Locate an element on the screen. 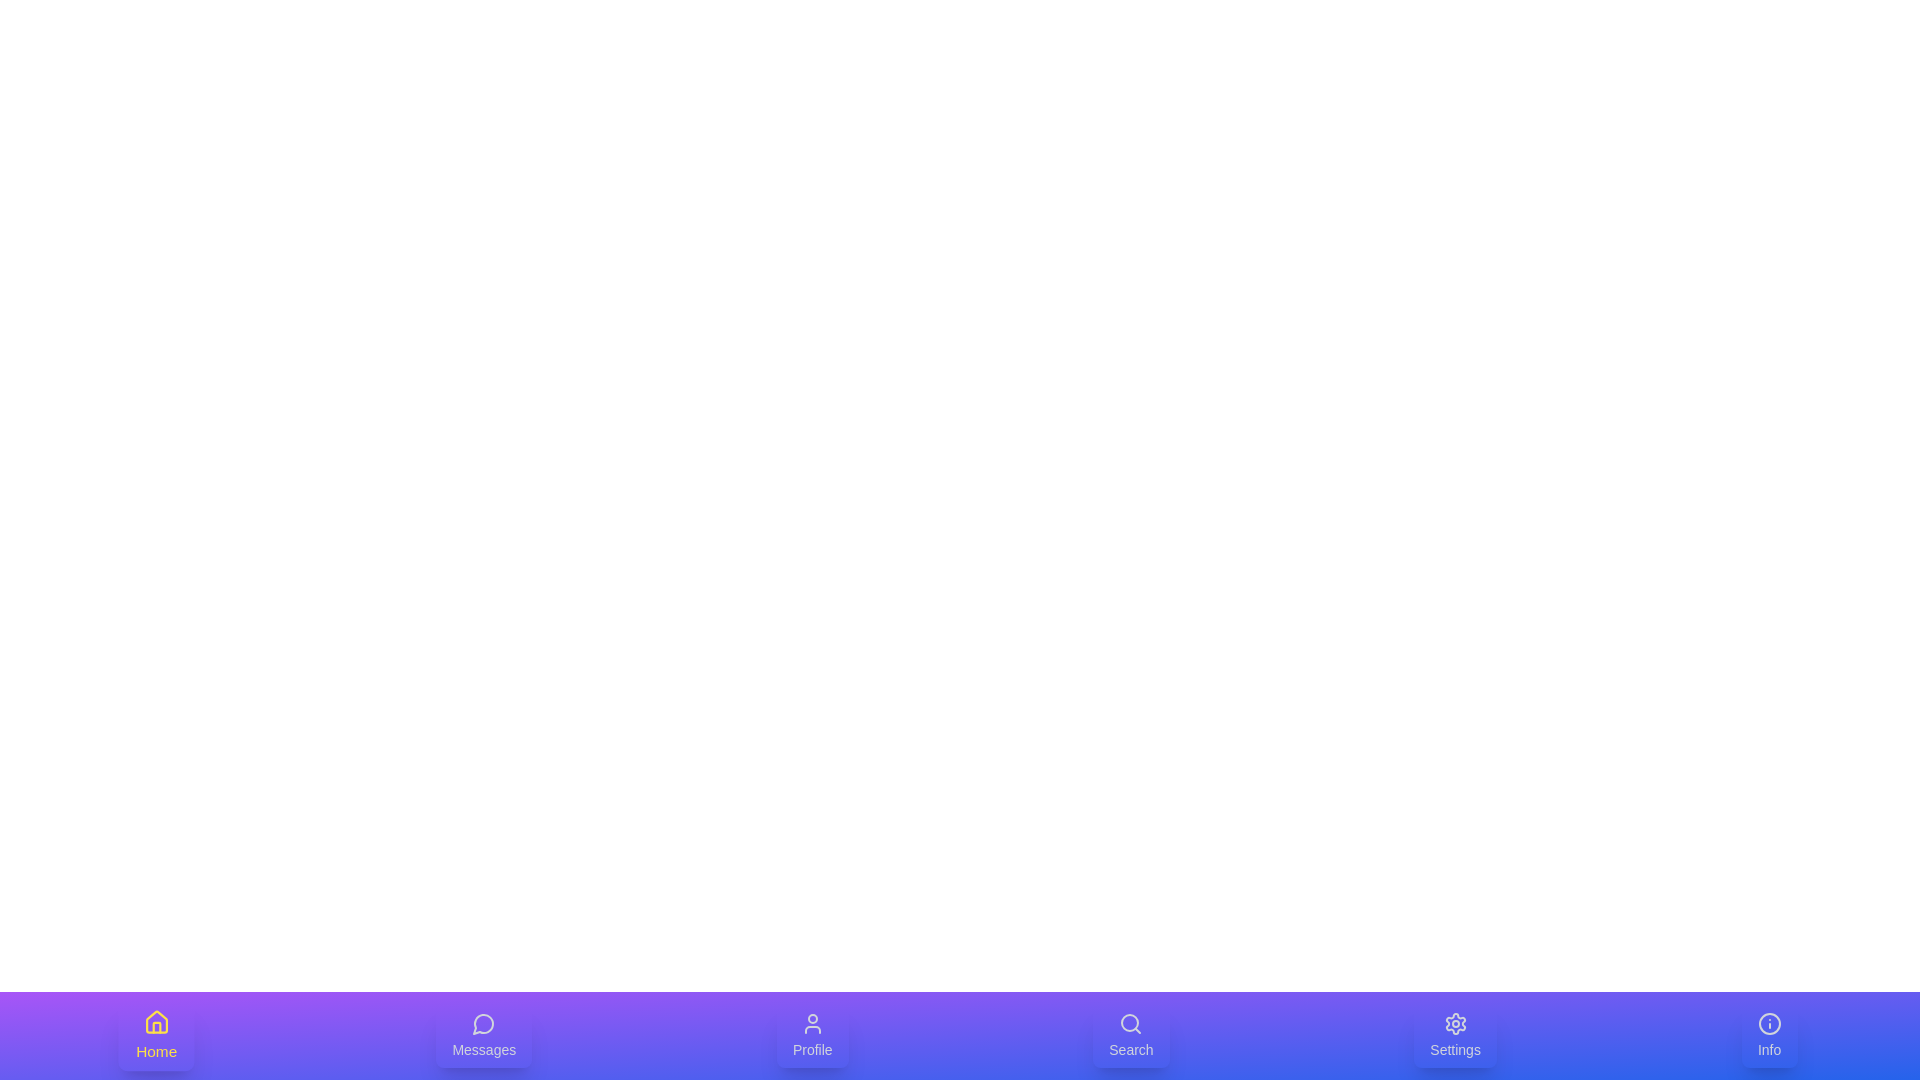 The height and width of the screenshot is (1080, 1920). the Profile tab to select it is located at coordinates (812, 1035).